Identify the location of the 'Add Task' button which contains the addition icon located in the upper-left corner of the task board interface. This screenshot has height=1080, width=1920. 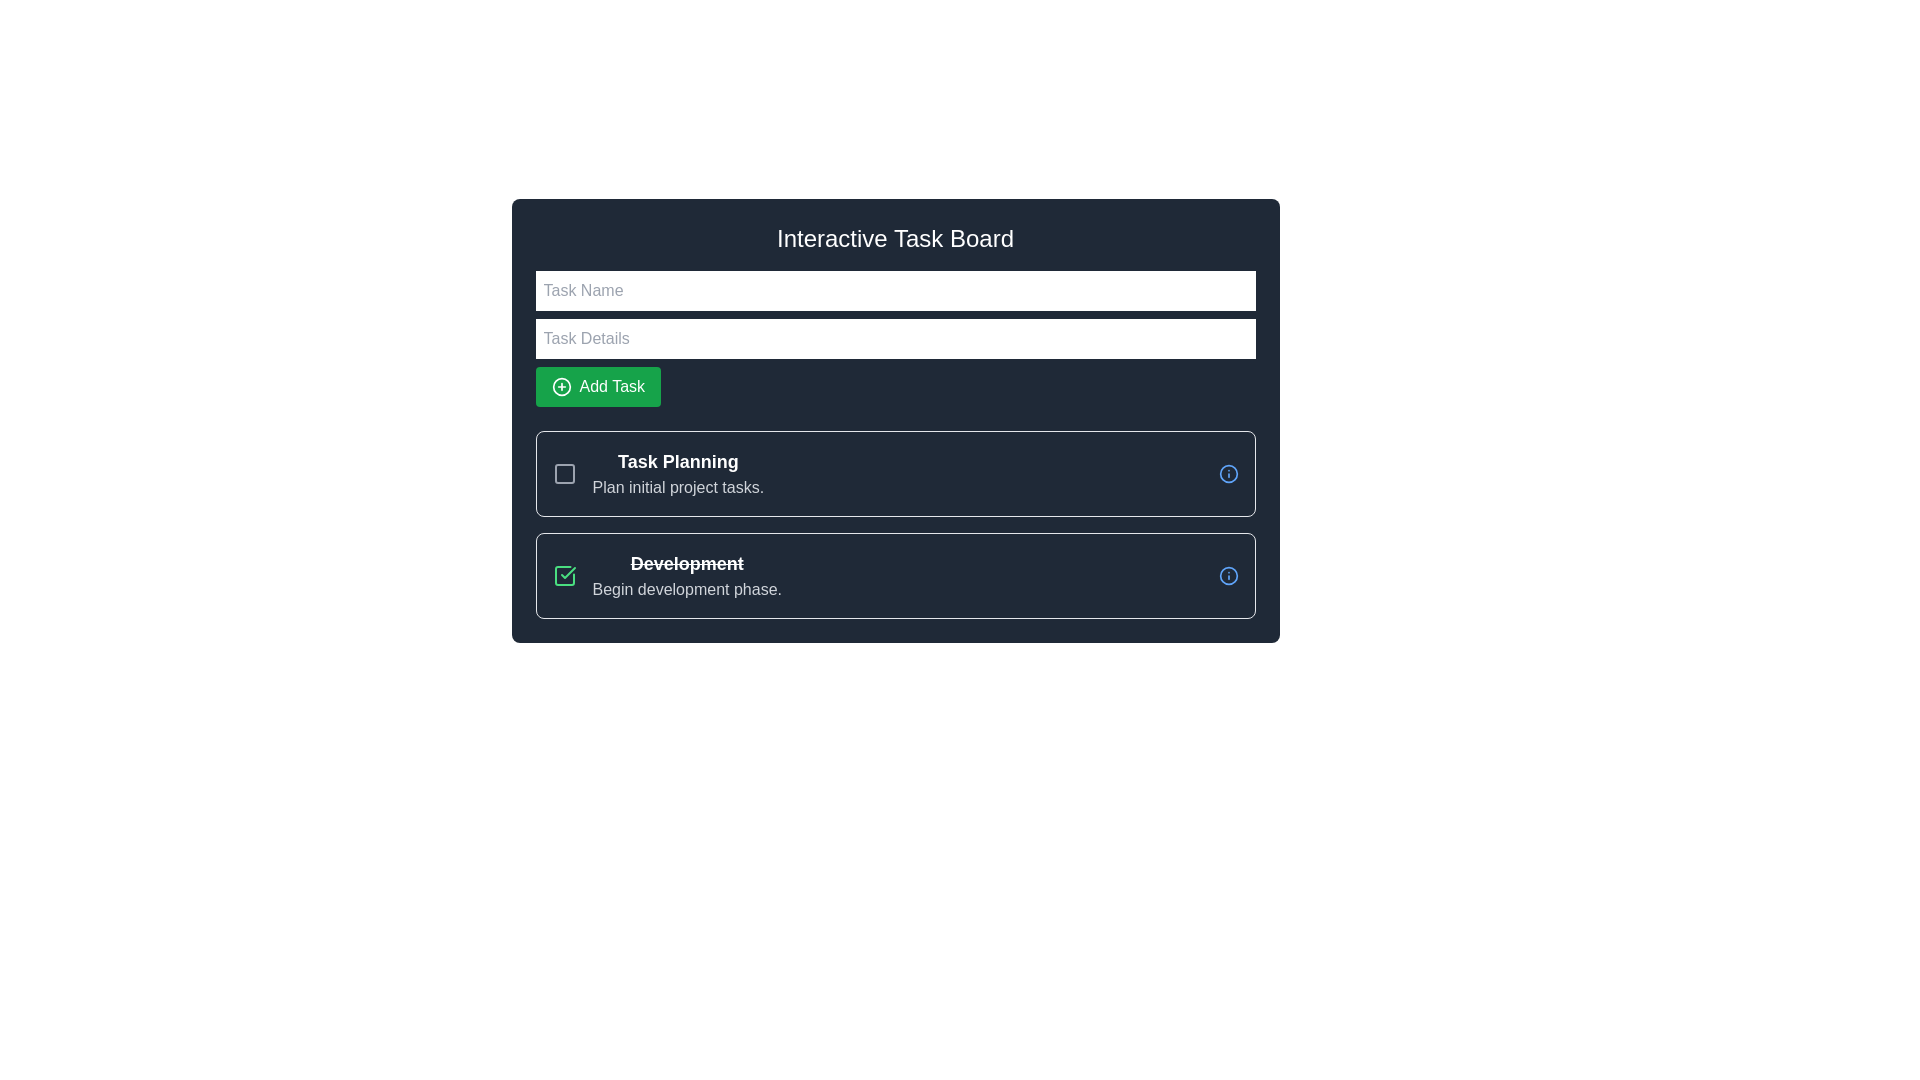
(560, 386).